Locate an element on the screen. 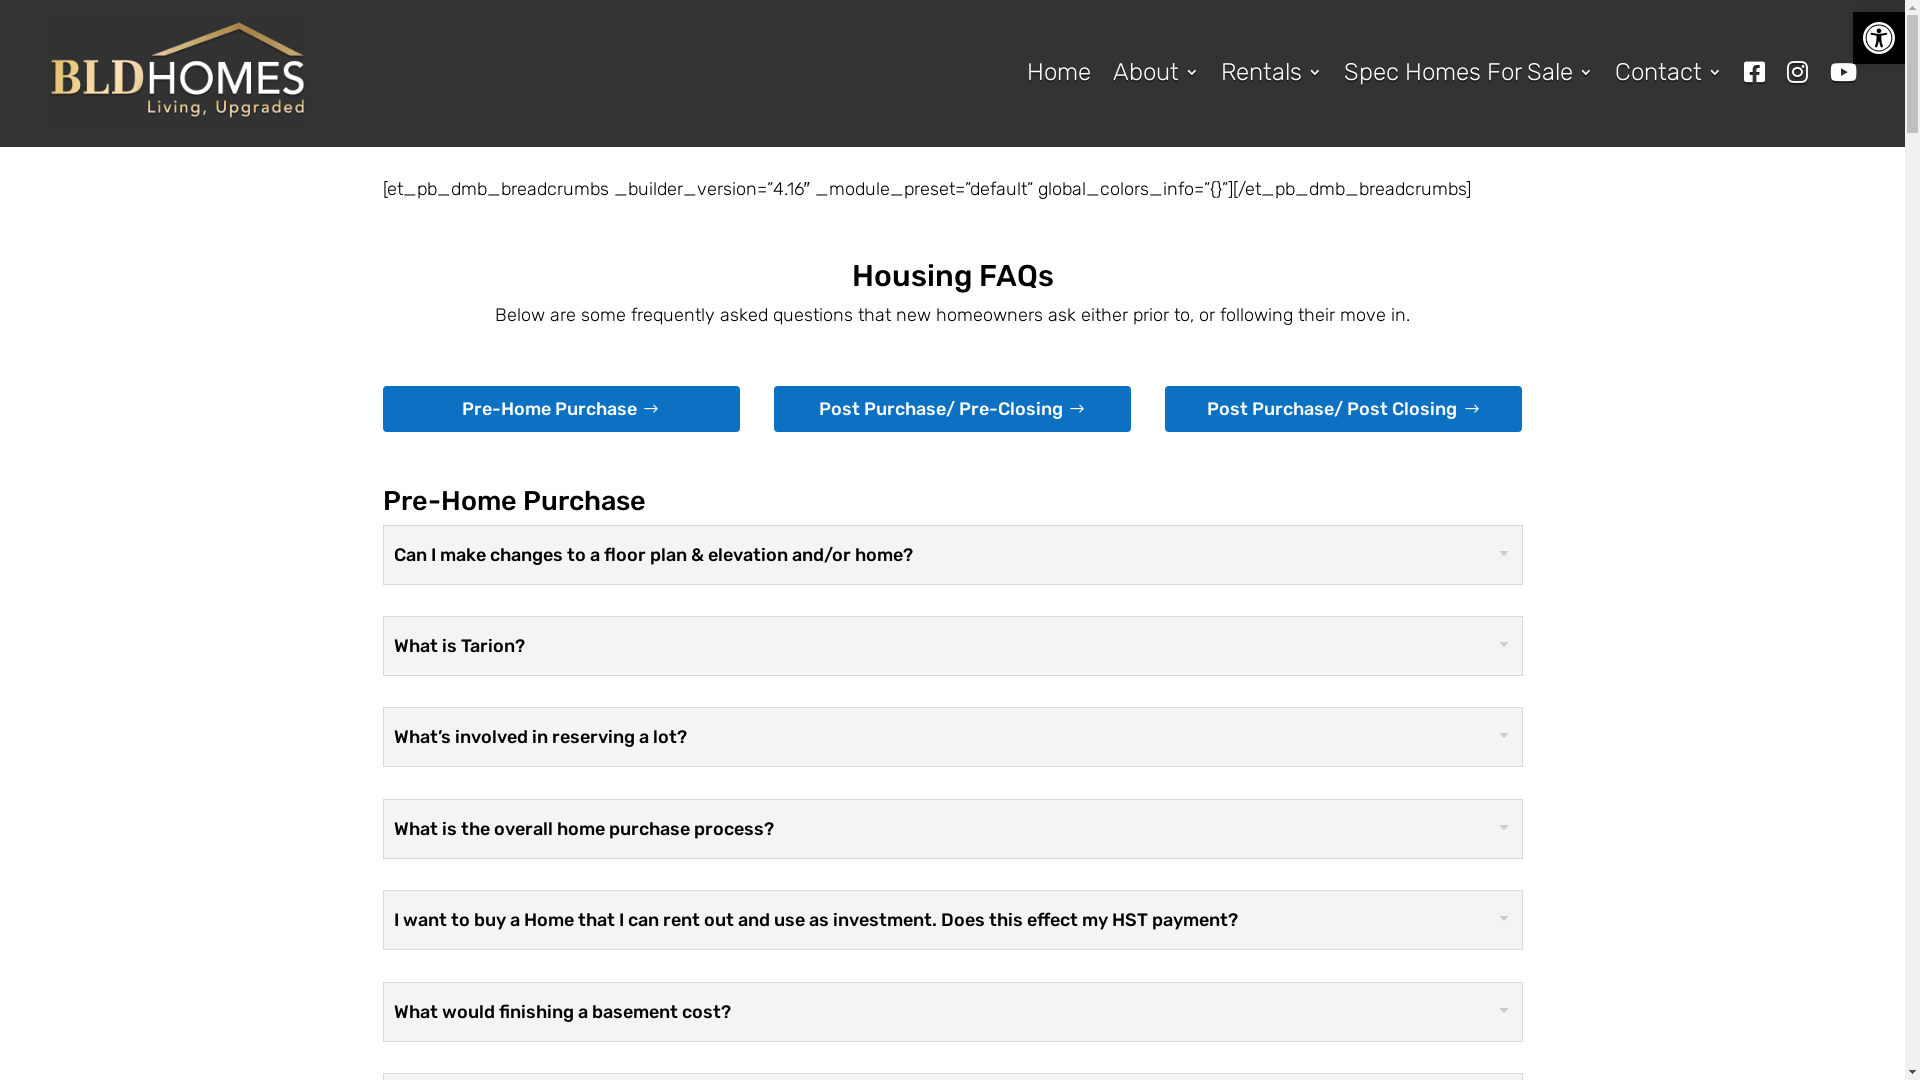  'Youtube' is located at coordinates (1842, 71).